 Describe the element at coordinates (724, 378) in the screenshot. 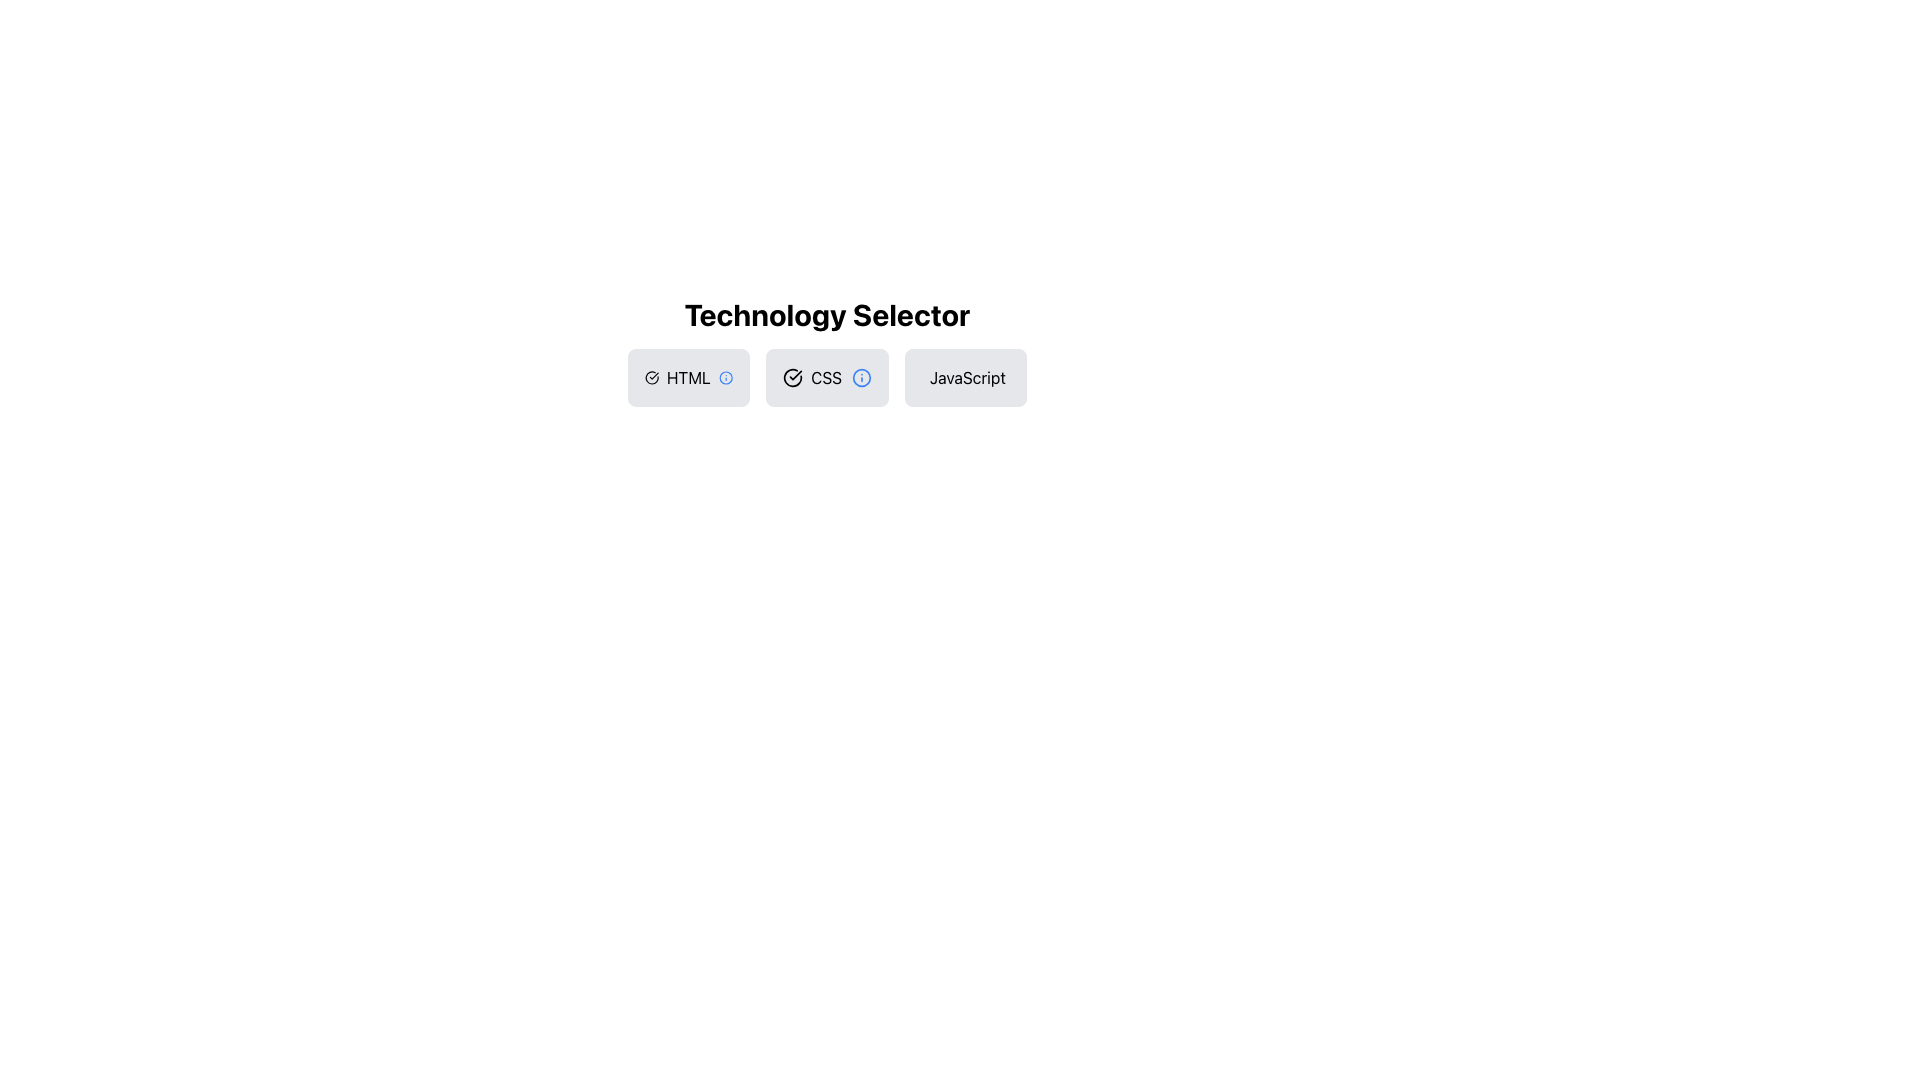

I see `the SVG circle element styled with a blue outline, which is part of the information icon located to the right of the 'CSS' button` at that location.